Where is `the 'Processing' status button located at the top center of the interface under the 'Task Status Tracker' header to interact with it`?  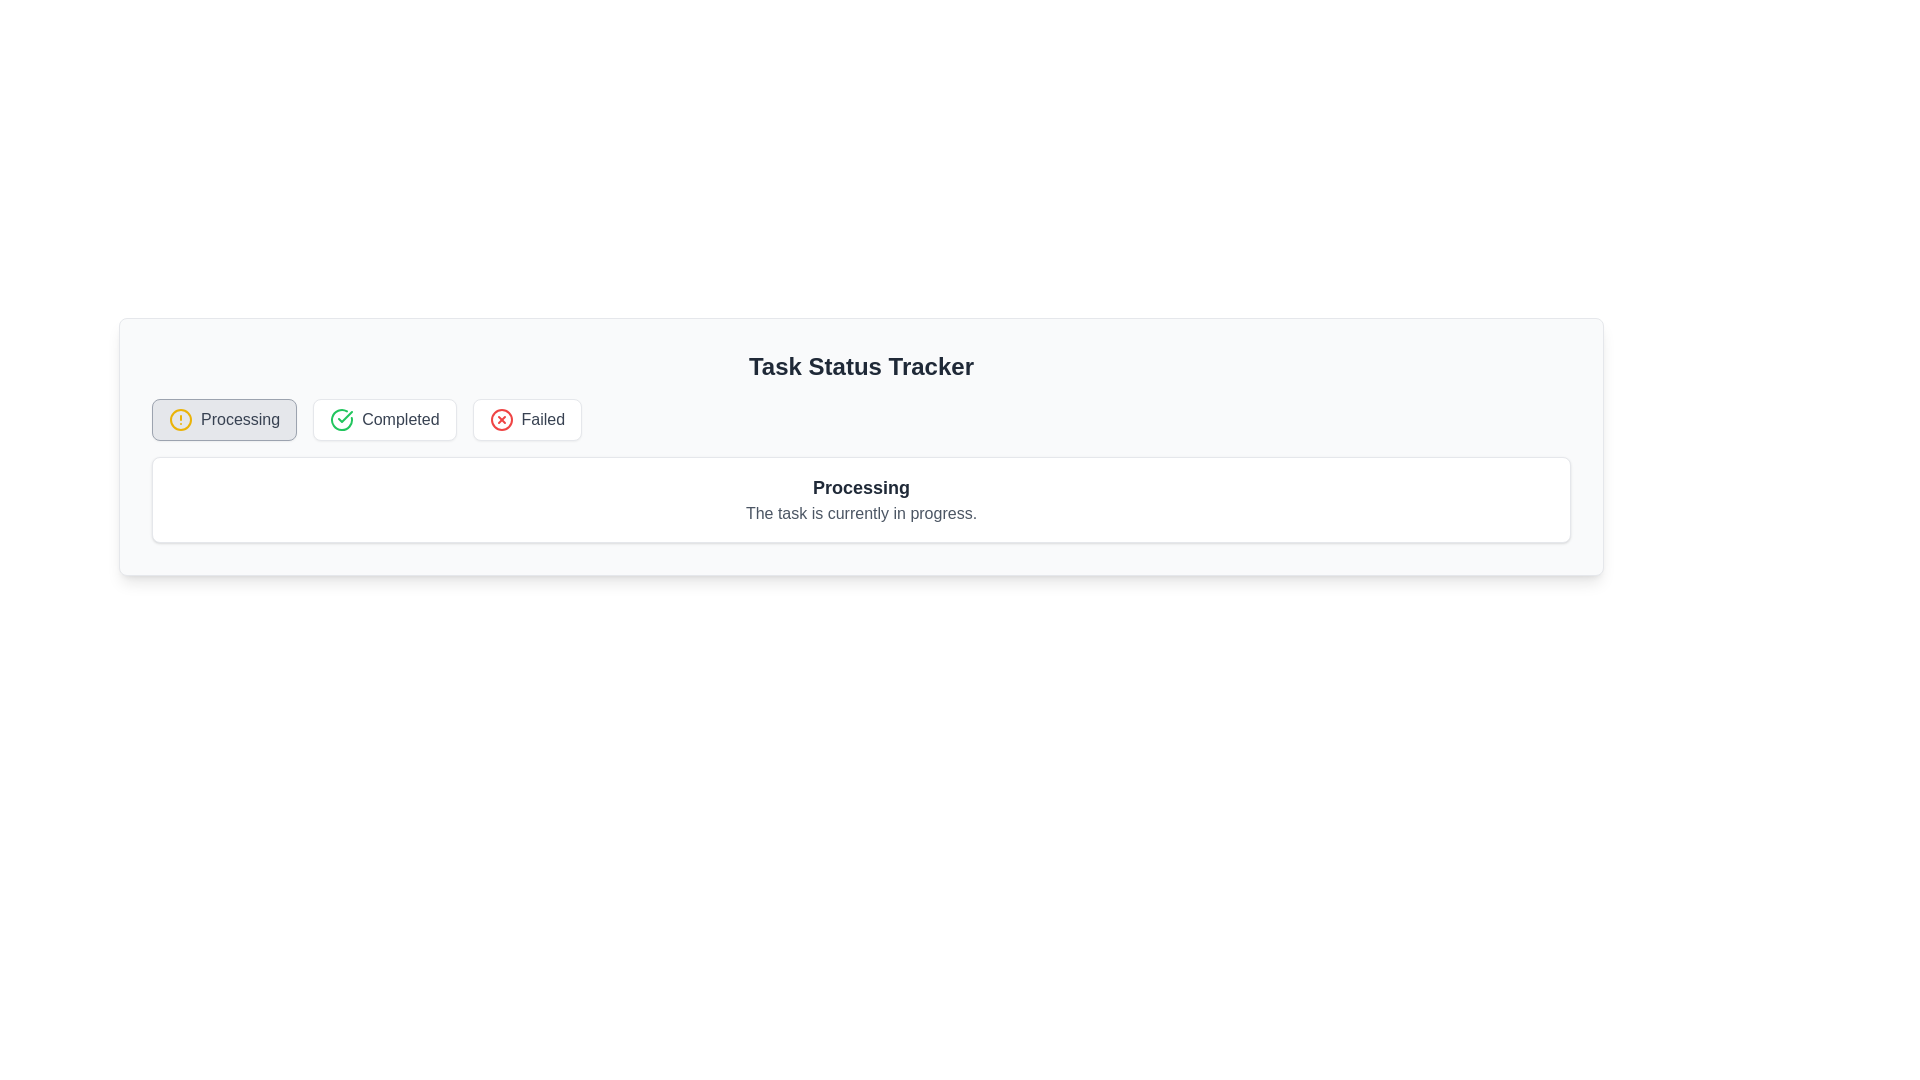
the 'Processing' status button located at the top center of the interface under the 'Task Status Tracker' header to interact with it is located at coordinates (224, 419).